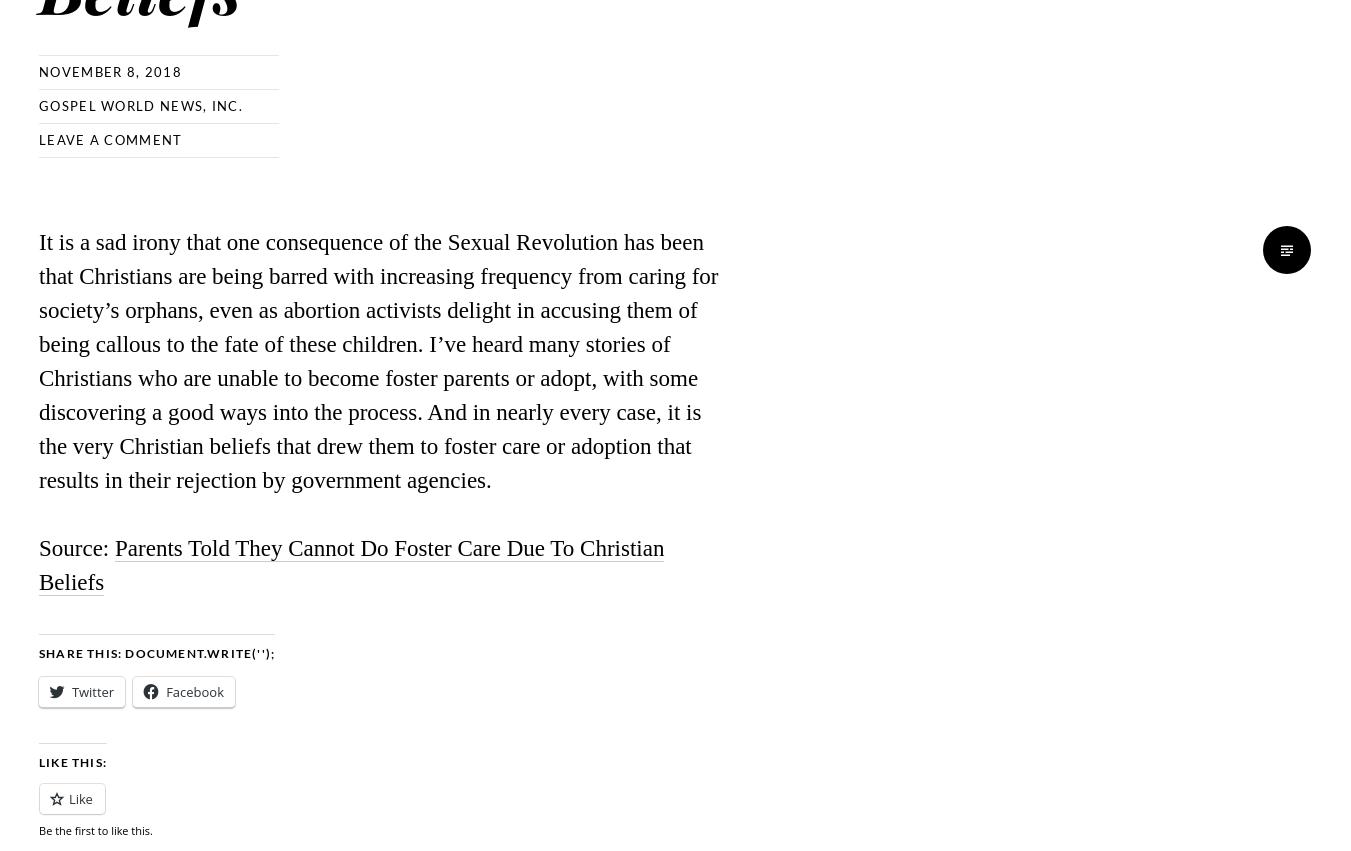  I want to click on 'Source:', so click(38, 546).